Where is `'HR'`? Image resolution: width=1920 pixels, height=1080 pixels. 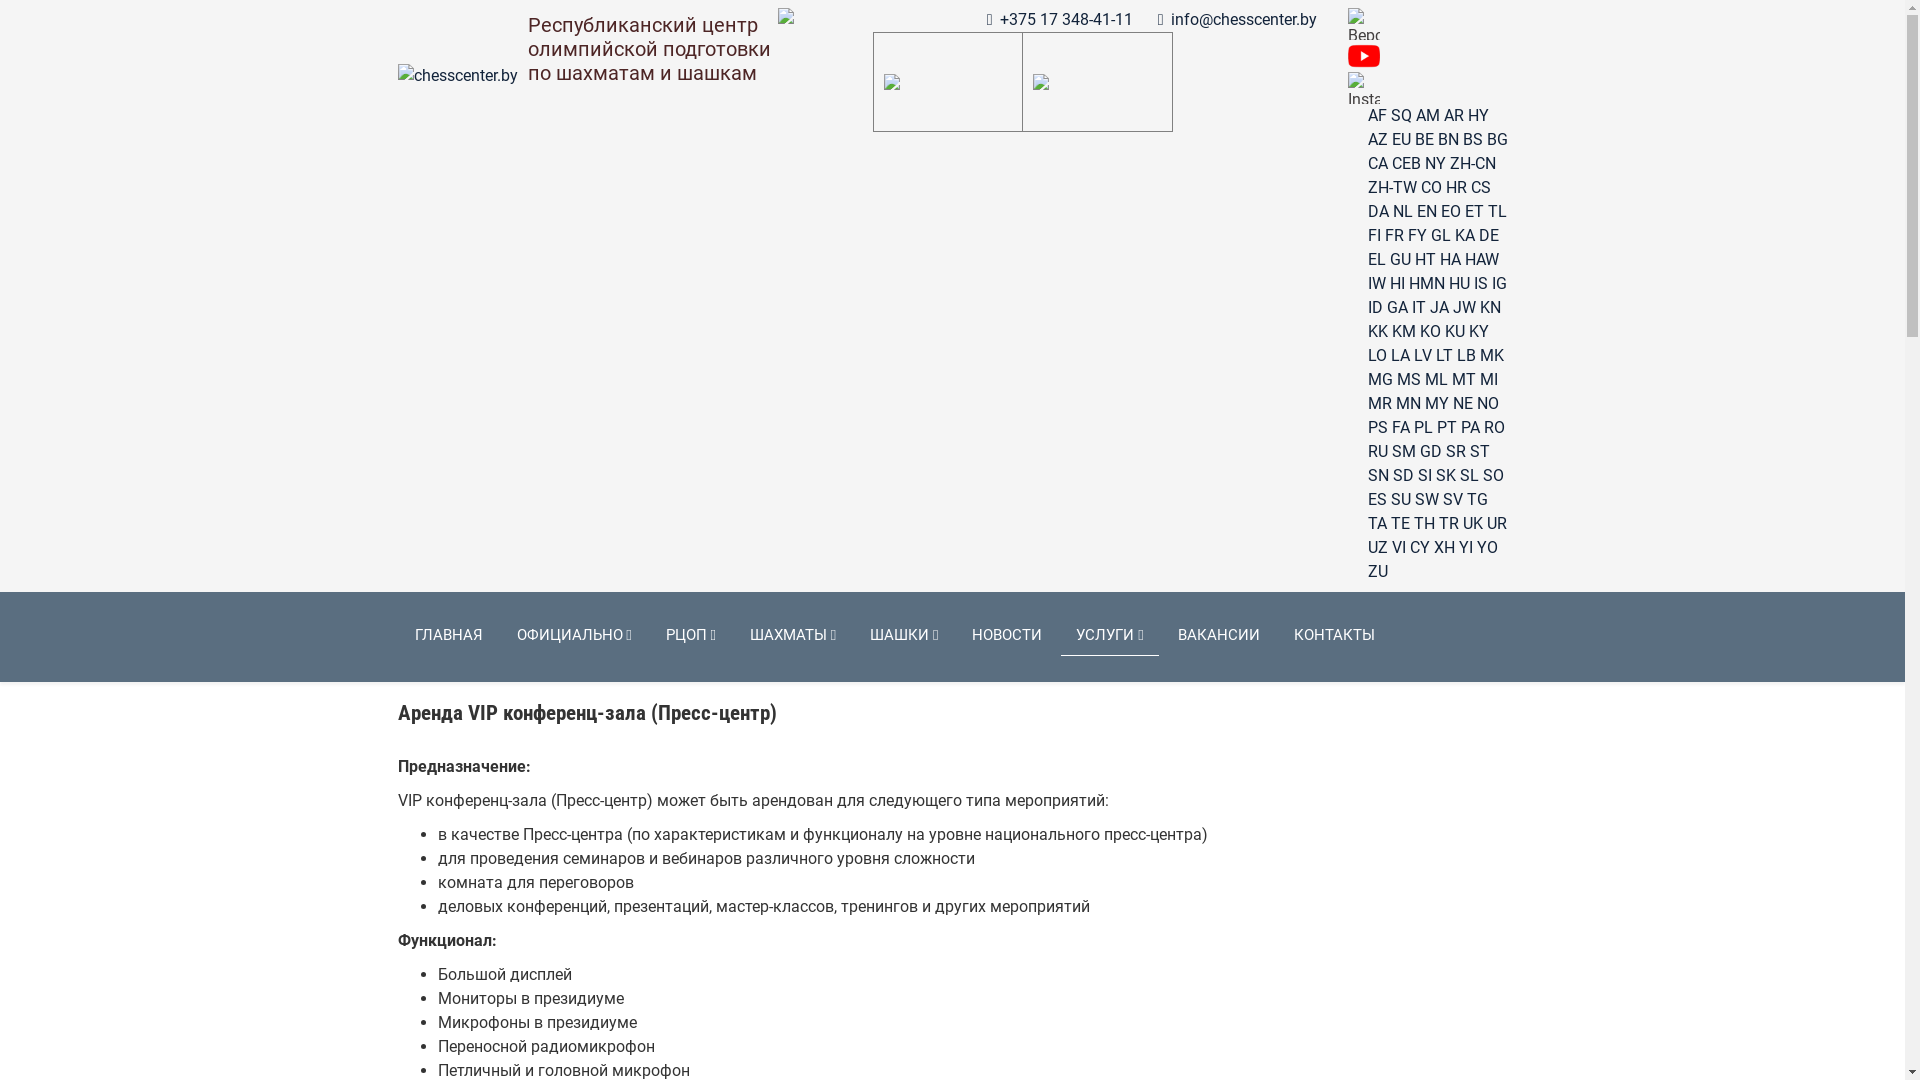 'HR' is located at coordinates (1456, 187).